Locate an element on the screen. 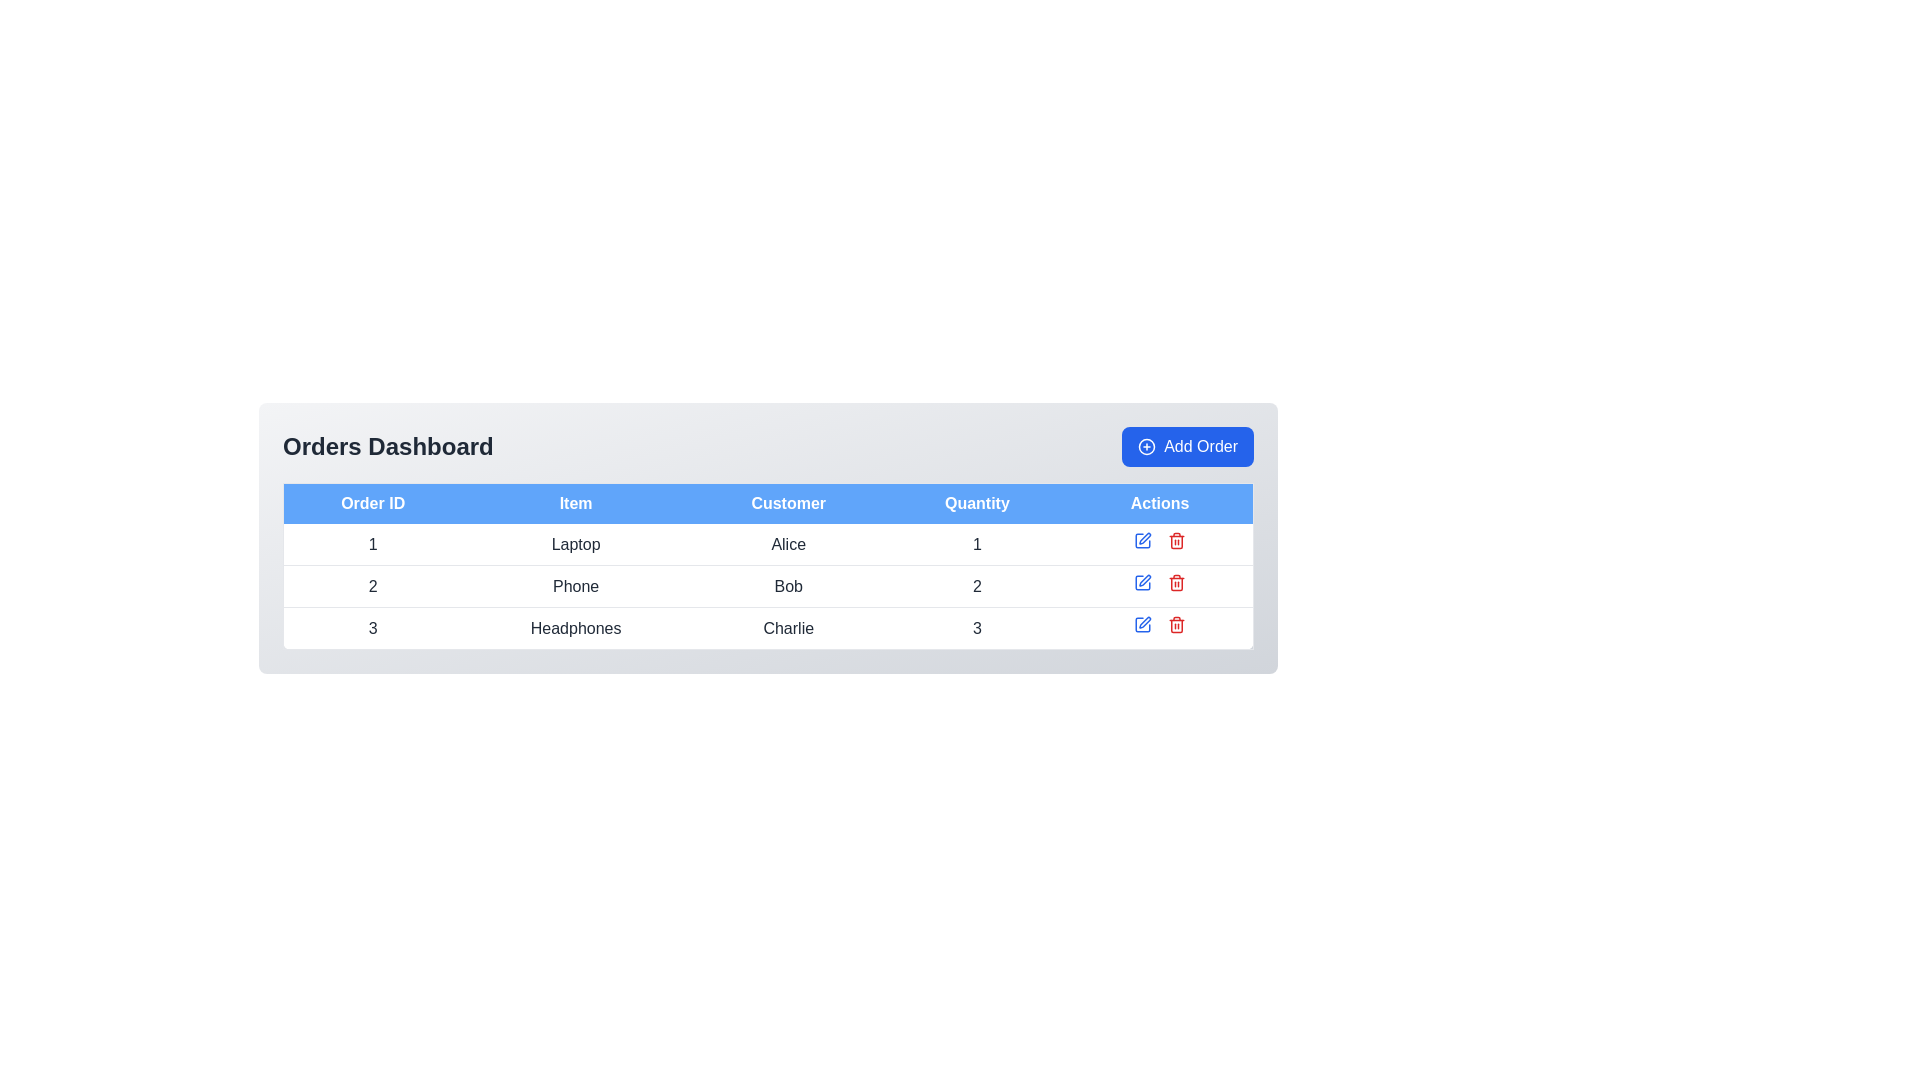 Image resolution: width=1920 pixels, height=1080 pixels. the text label displaying the numeral '3' in bold, dark font located in the fourth column of the third row within the 'Orders Dashboard' table is located at coordinates (977, 627).